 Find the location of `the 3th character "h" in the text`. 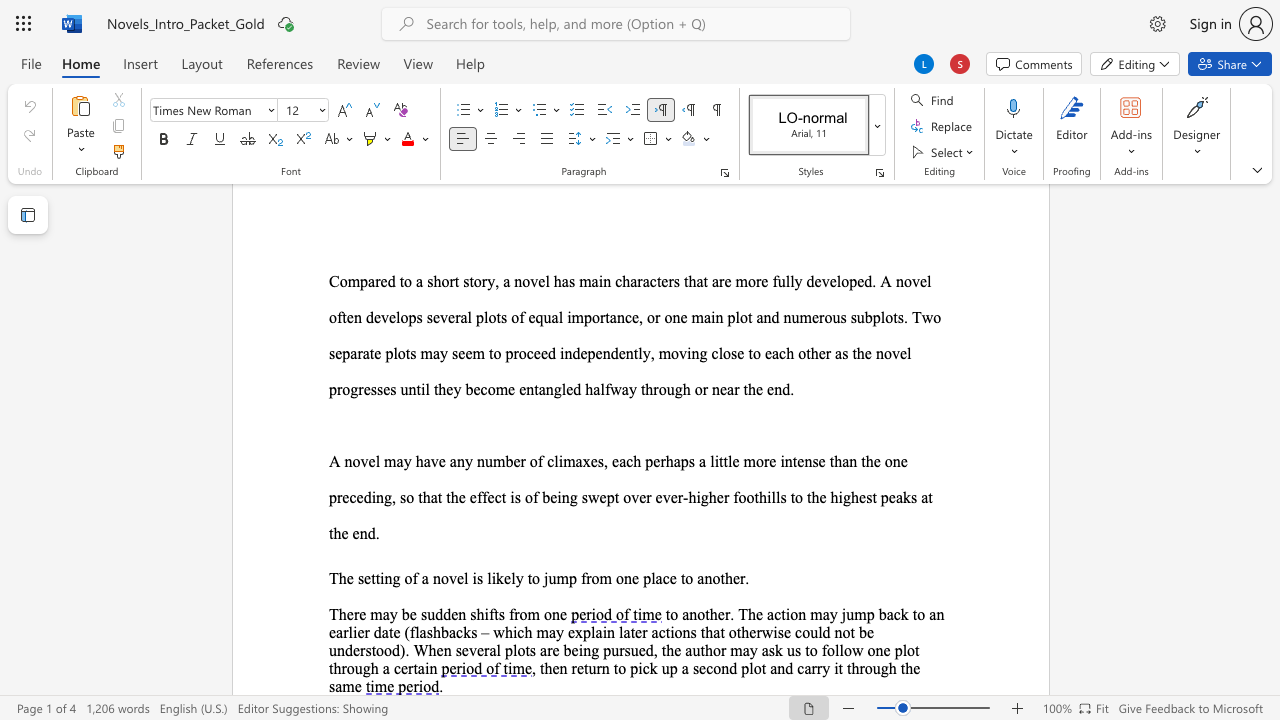

the 3th character "h" in the text is located at coordinates (891, 668).